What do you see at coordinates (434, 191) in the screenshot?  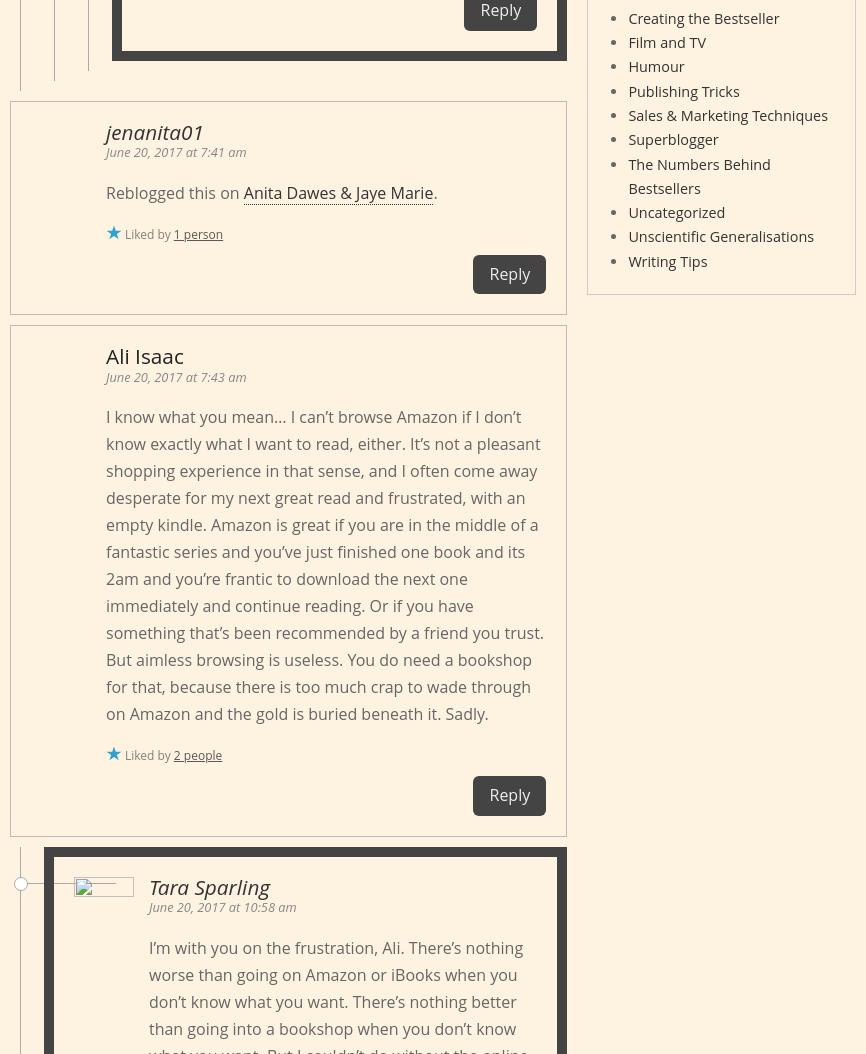 I see `'.'` at bounding box center [434, 191].